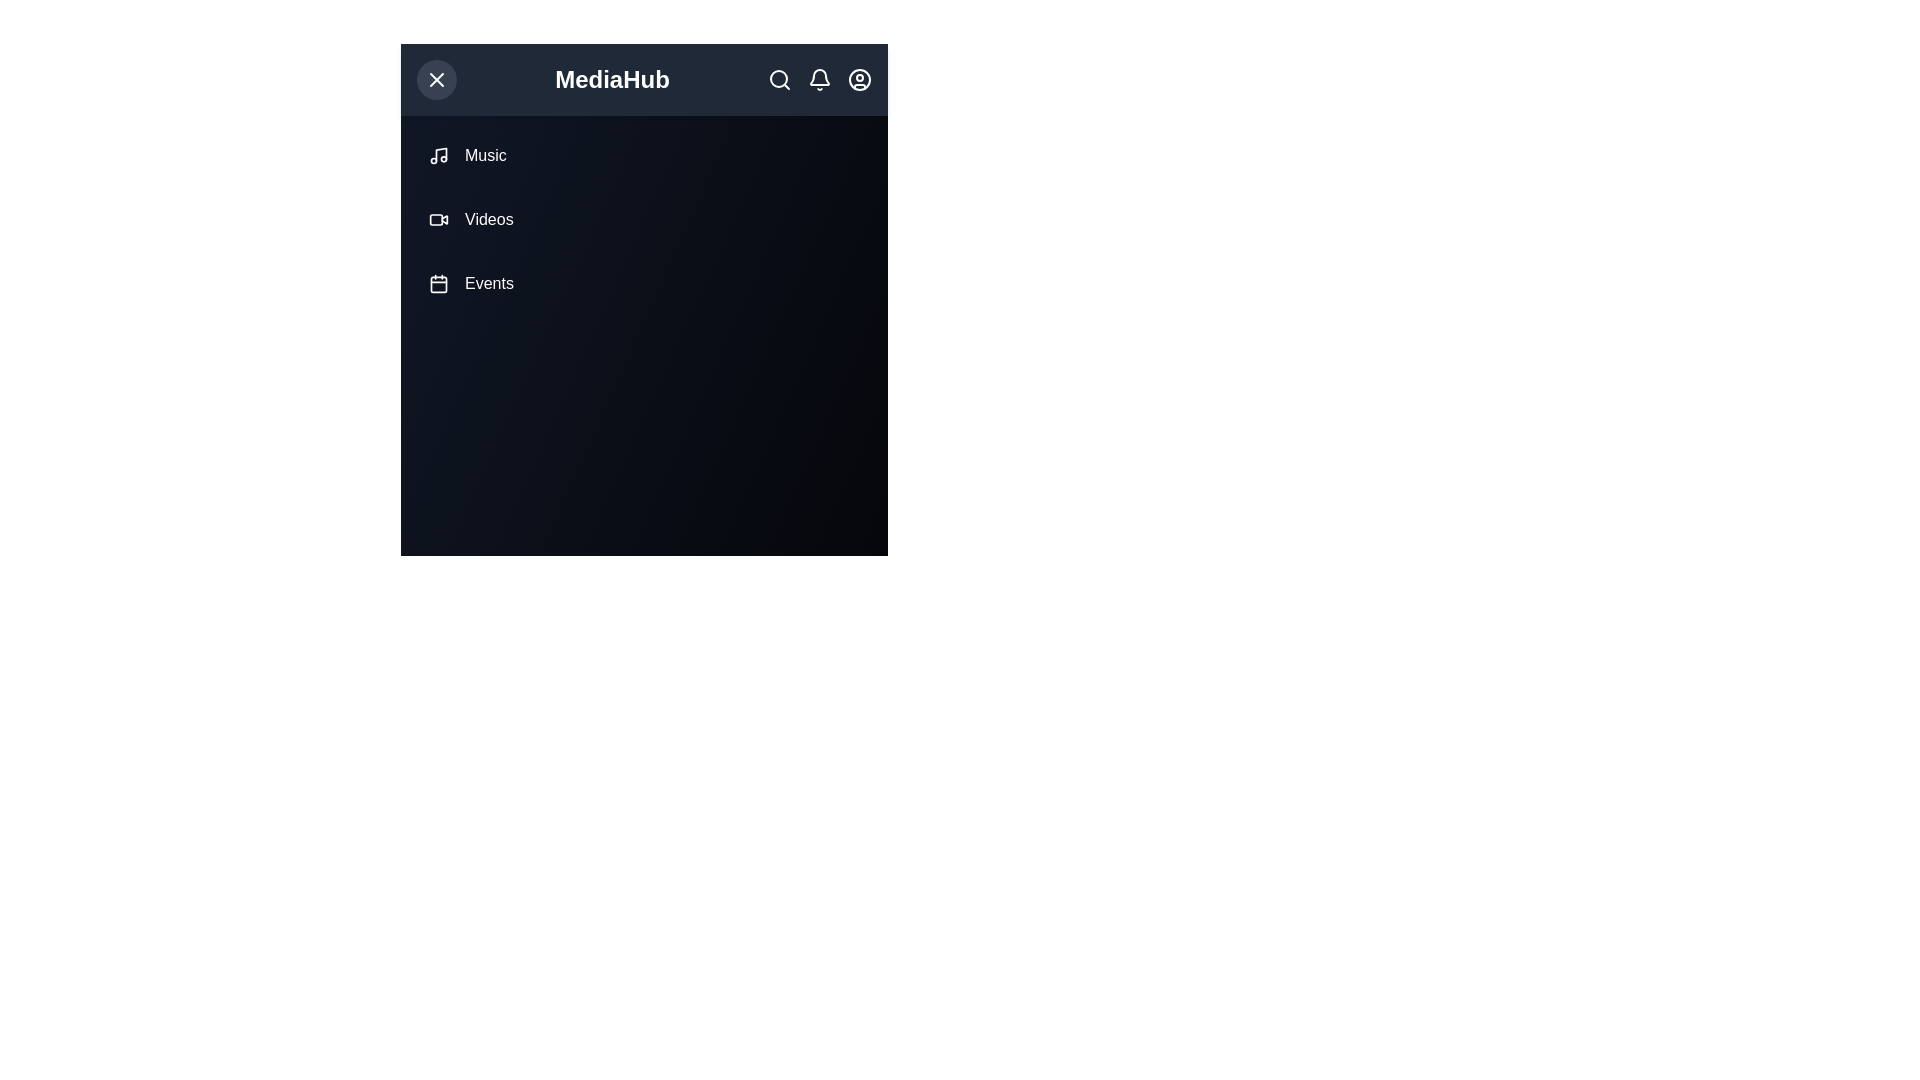 Image resolution: width=1920 pixels, height=1080 pixels. I want to click on the navigation item Videos, so click(644, 219).